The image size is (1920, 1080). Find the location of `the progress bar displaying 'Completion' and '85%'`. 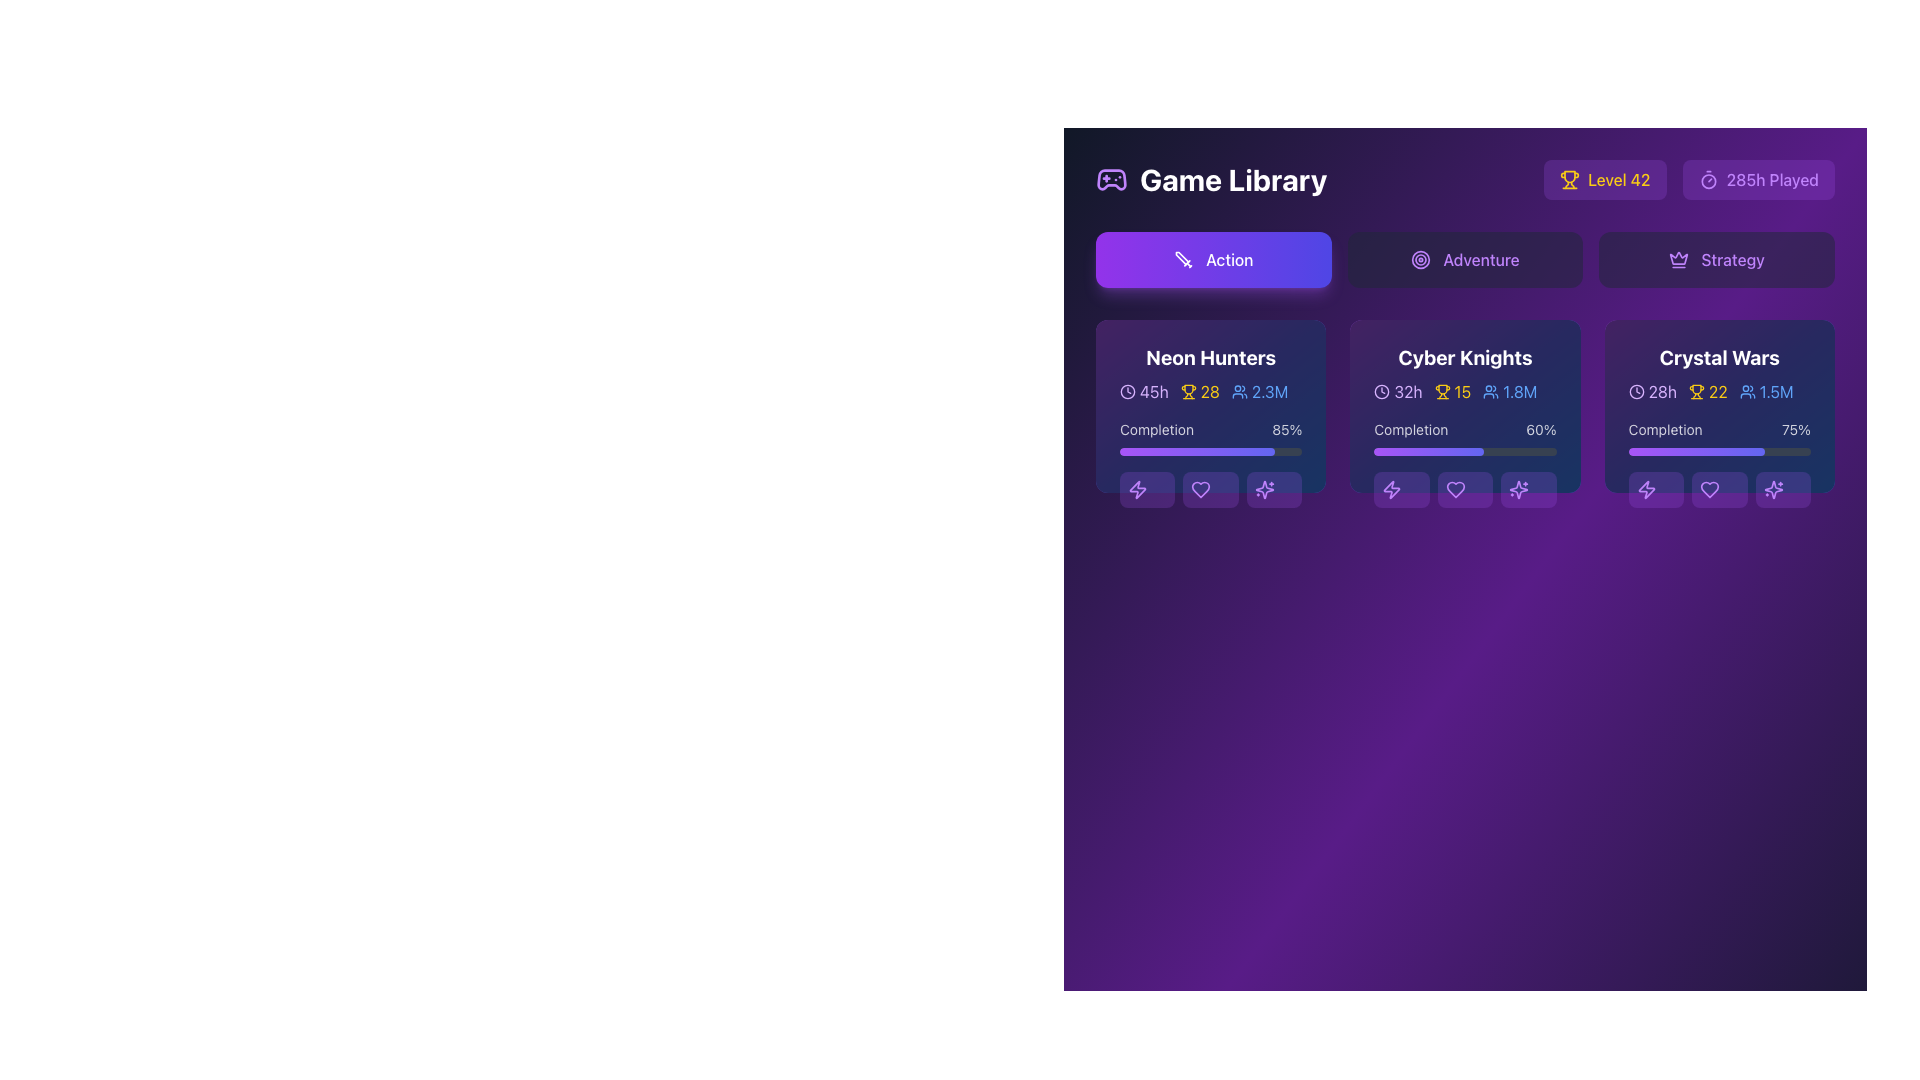

the progress bar displaying 'Completion' and '85%' is located at coordinates (1210, 463).